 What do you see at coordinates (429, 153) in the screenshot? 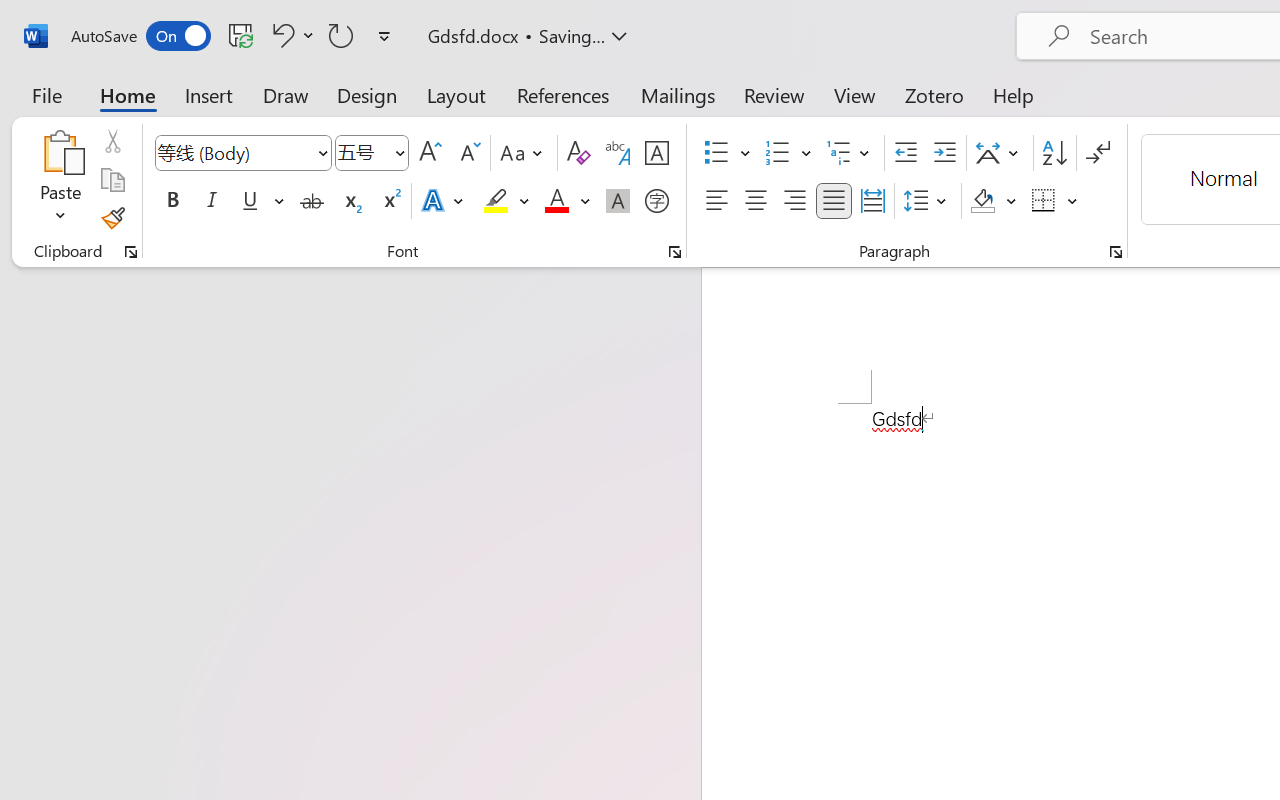
I see `'Grow Font'` at bounding box center [429, 153].